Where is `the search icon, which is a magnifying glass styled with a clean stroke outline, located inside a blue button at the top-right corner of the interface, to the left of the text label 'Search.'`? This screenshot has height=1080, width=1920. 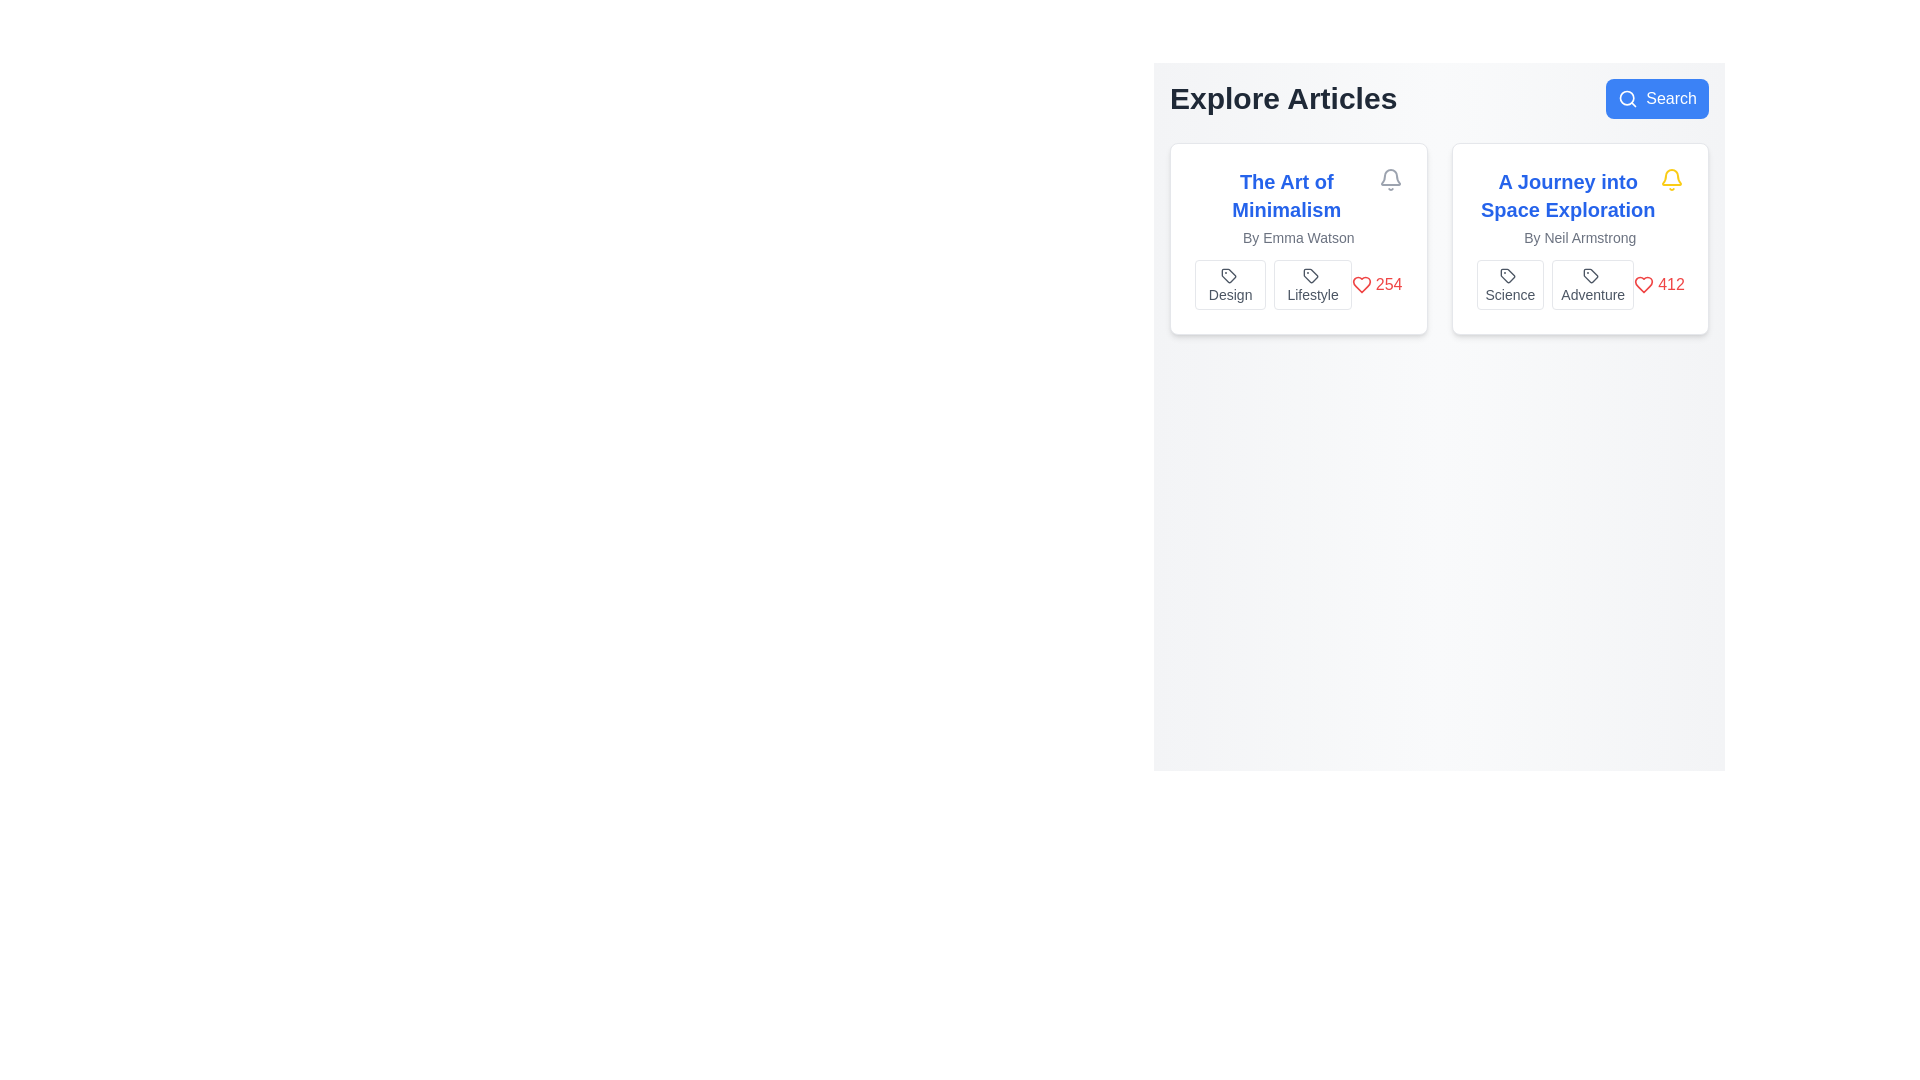 the search icon, which is a magnifying glass styled with a clean stroke outline, located inside a blue button at the top-right corner of the interface, to the left of the text label 'Search.' is located at coordinates (1628, 99).